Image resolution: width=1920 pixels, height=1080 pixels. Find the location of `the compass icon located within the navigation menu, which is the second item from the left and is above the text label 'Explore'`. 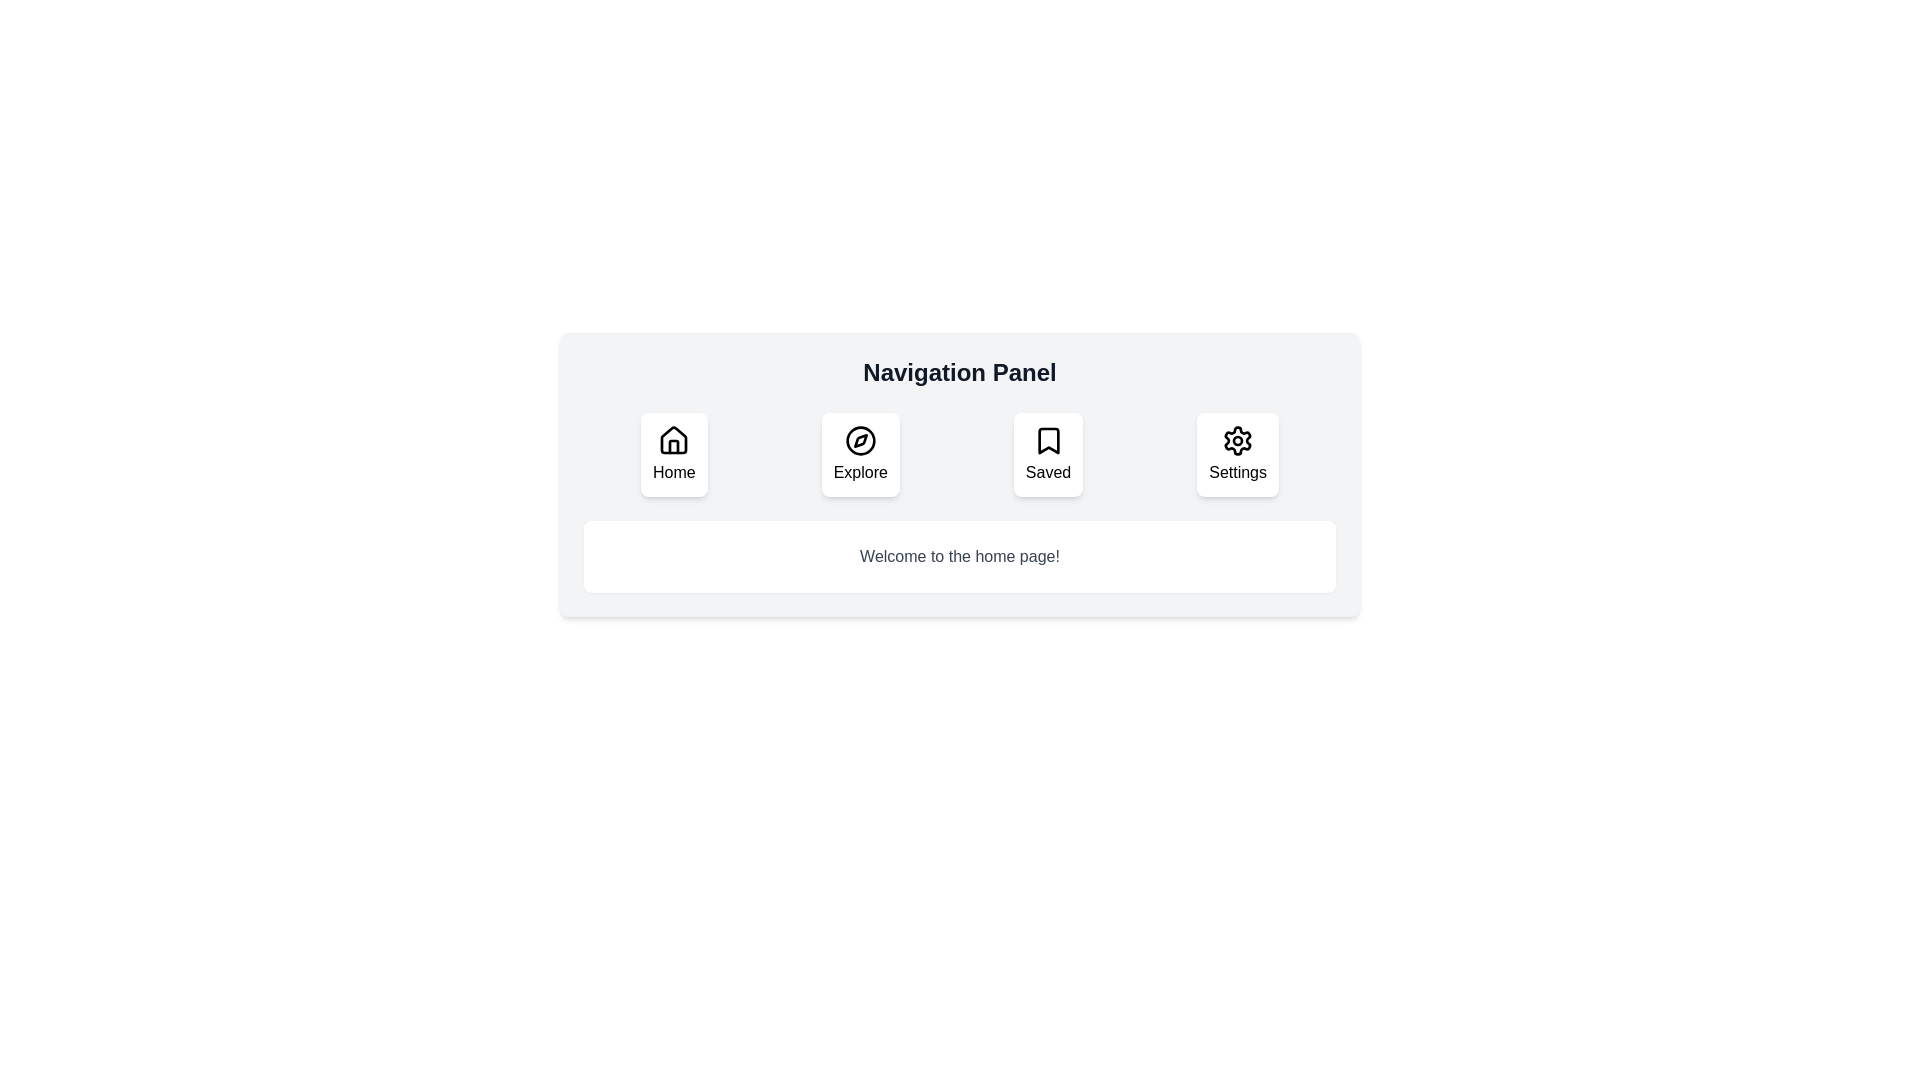

the compass icon located within the navigation menu, which is the second item from the left and is above the text label 'Explore' is located at coordinates (860, 439).